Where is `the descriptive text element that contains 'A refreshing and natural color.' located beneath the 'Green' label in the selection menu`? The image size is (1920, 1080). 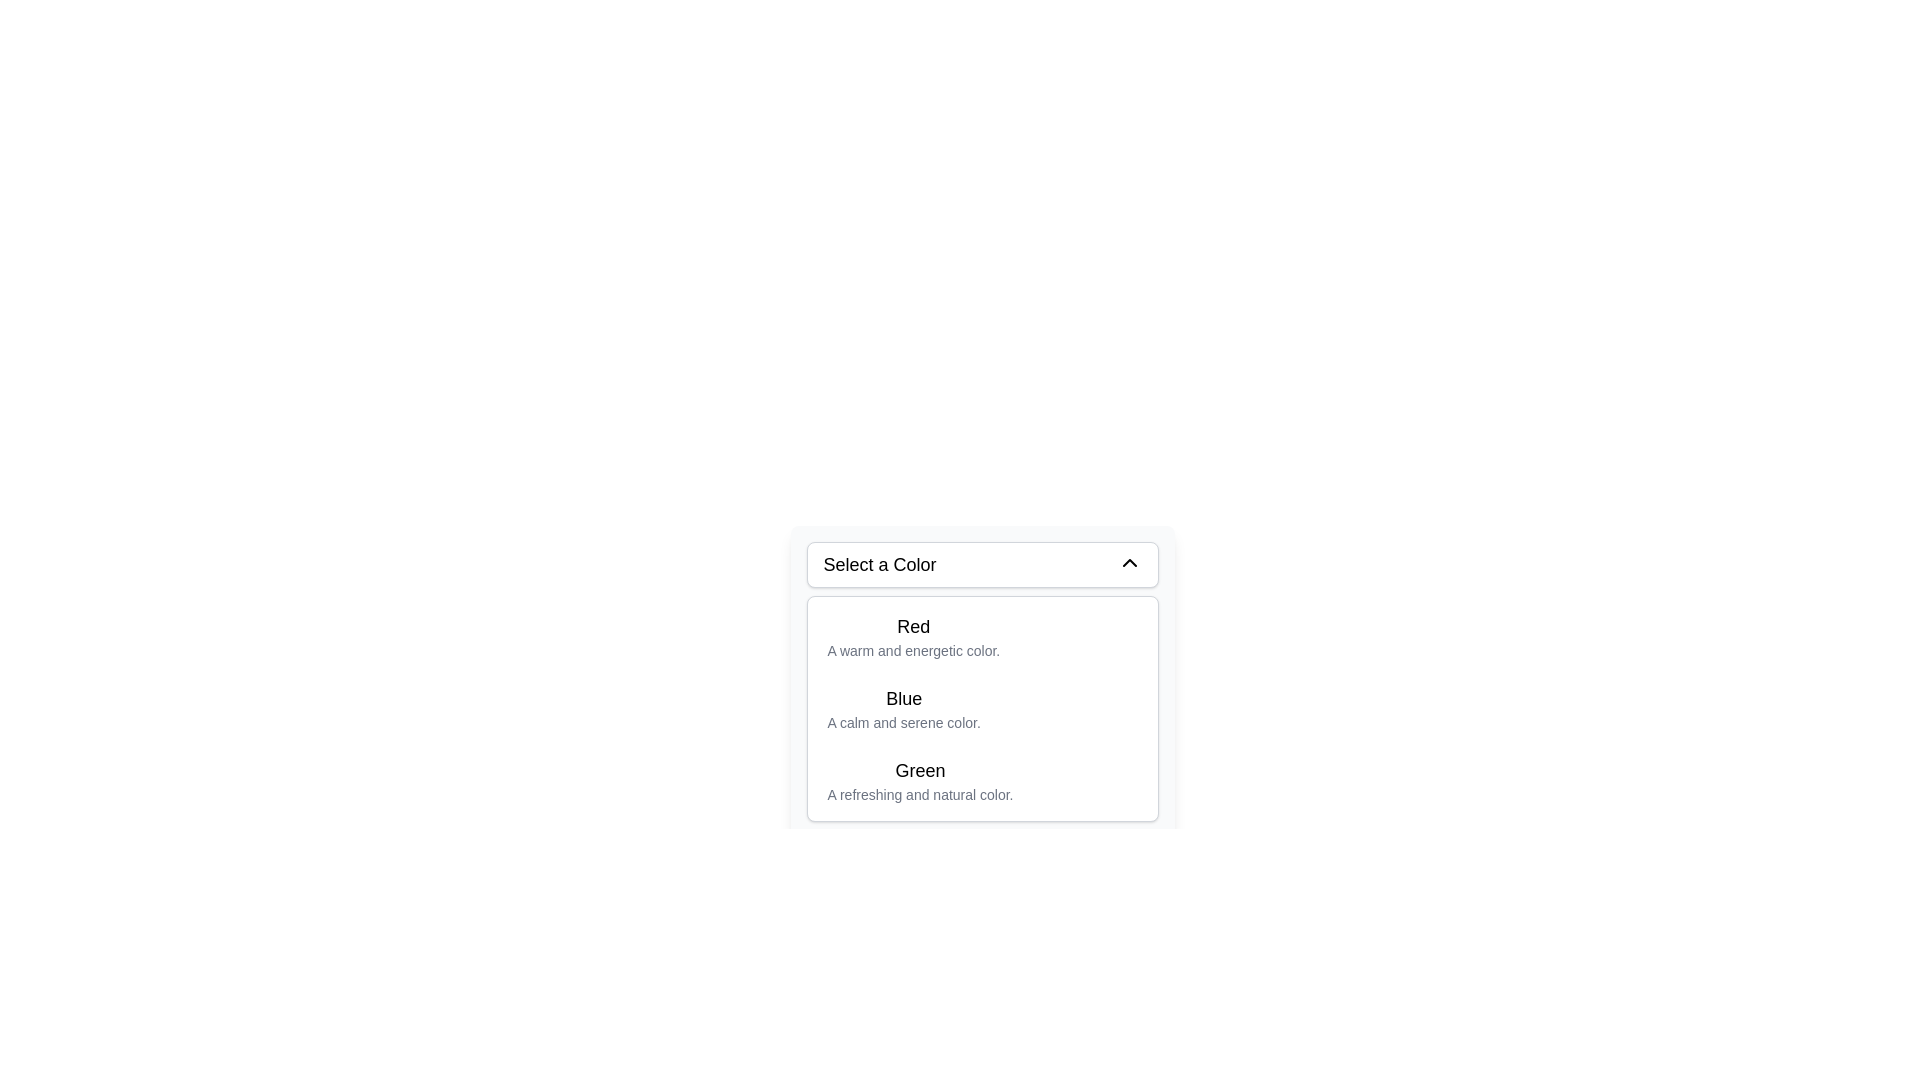 the descriptive text element that contains 'A refreshing and natural color.' located beneath the 'Green' label in the selection menu is located at coordinates (919, 793).